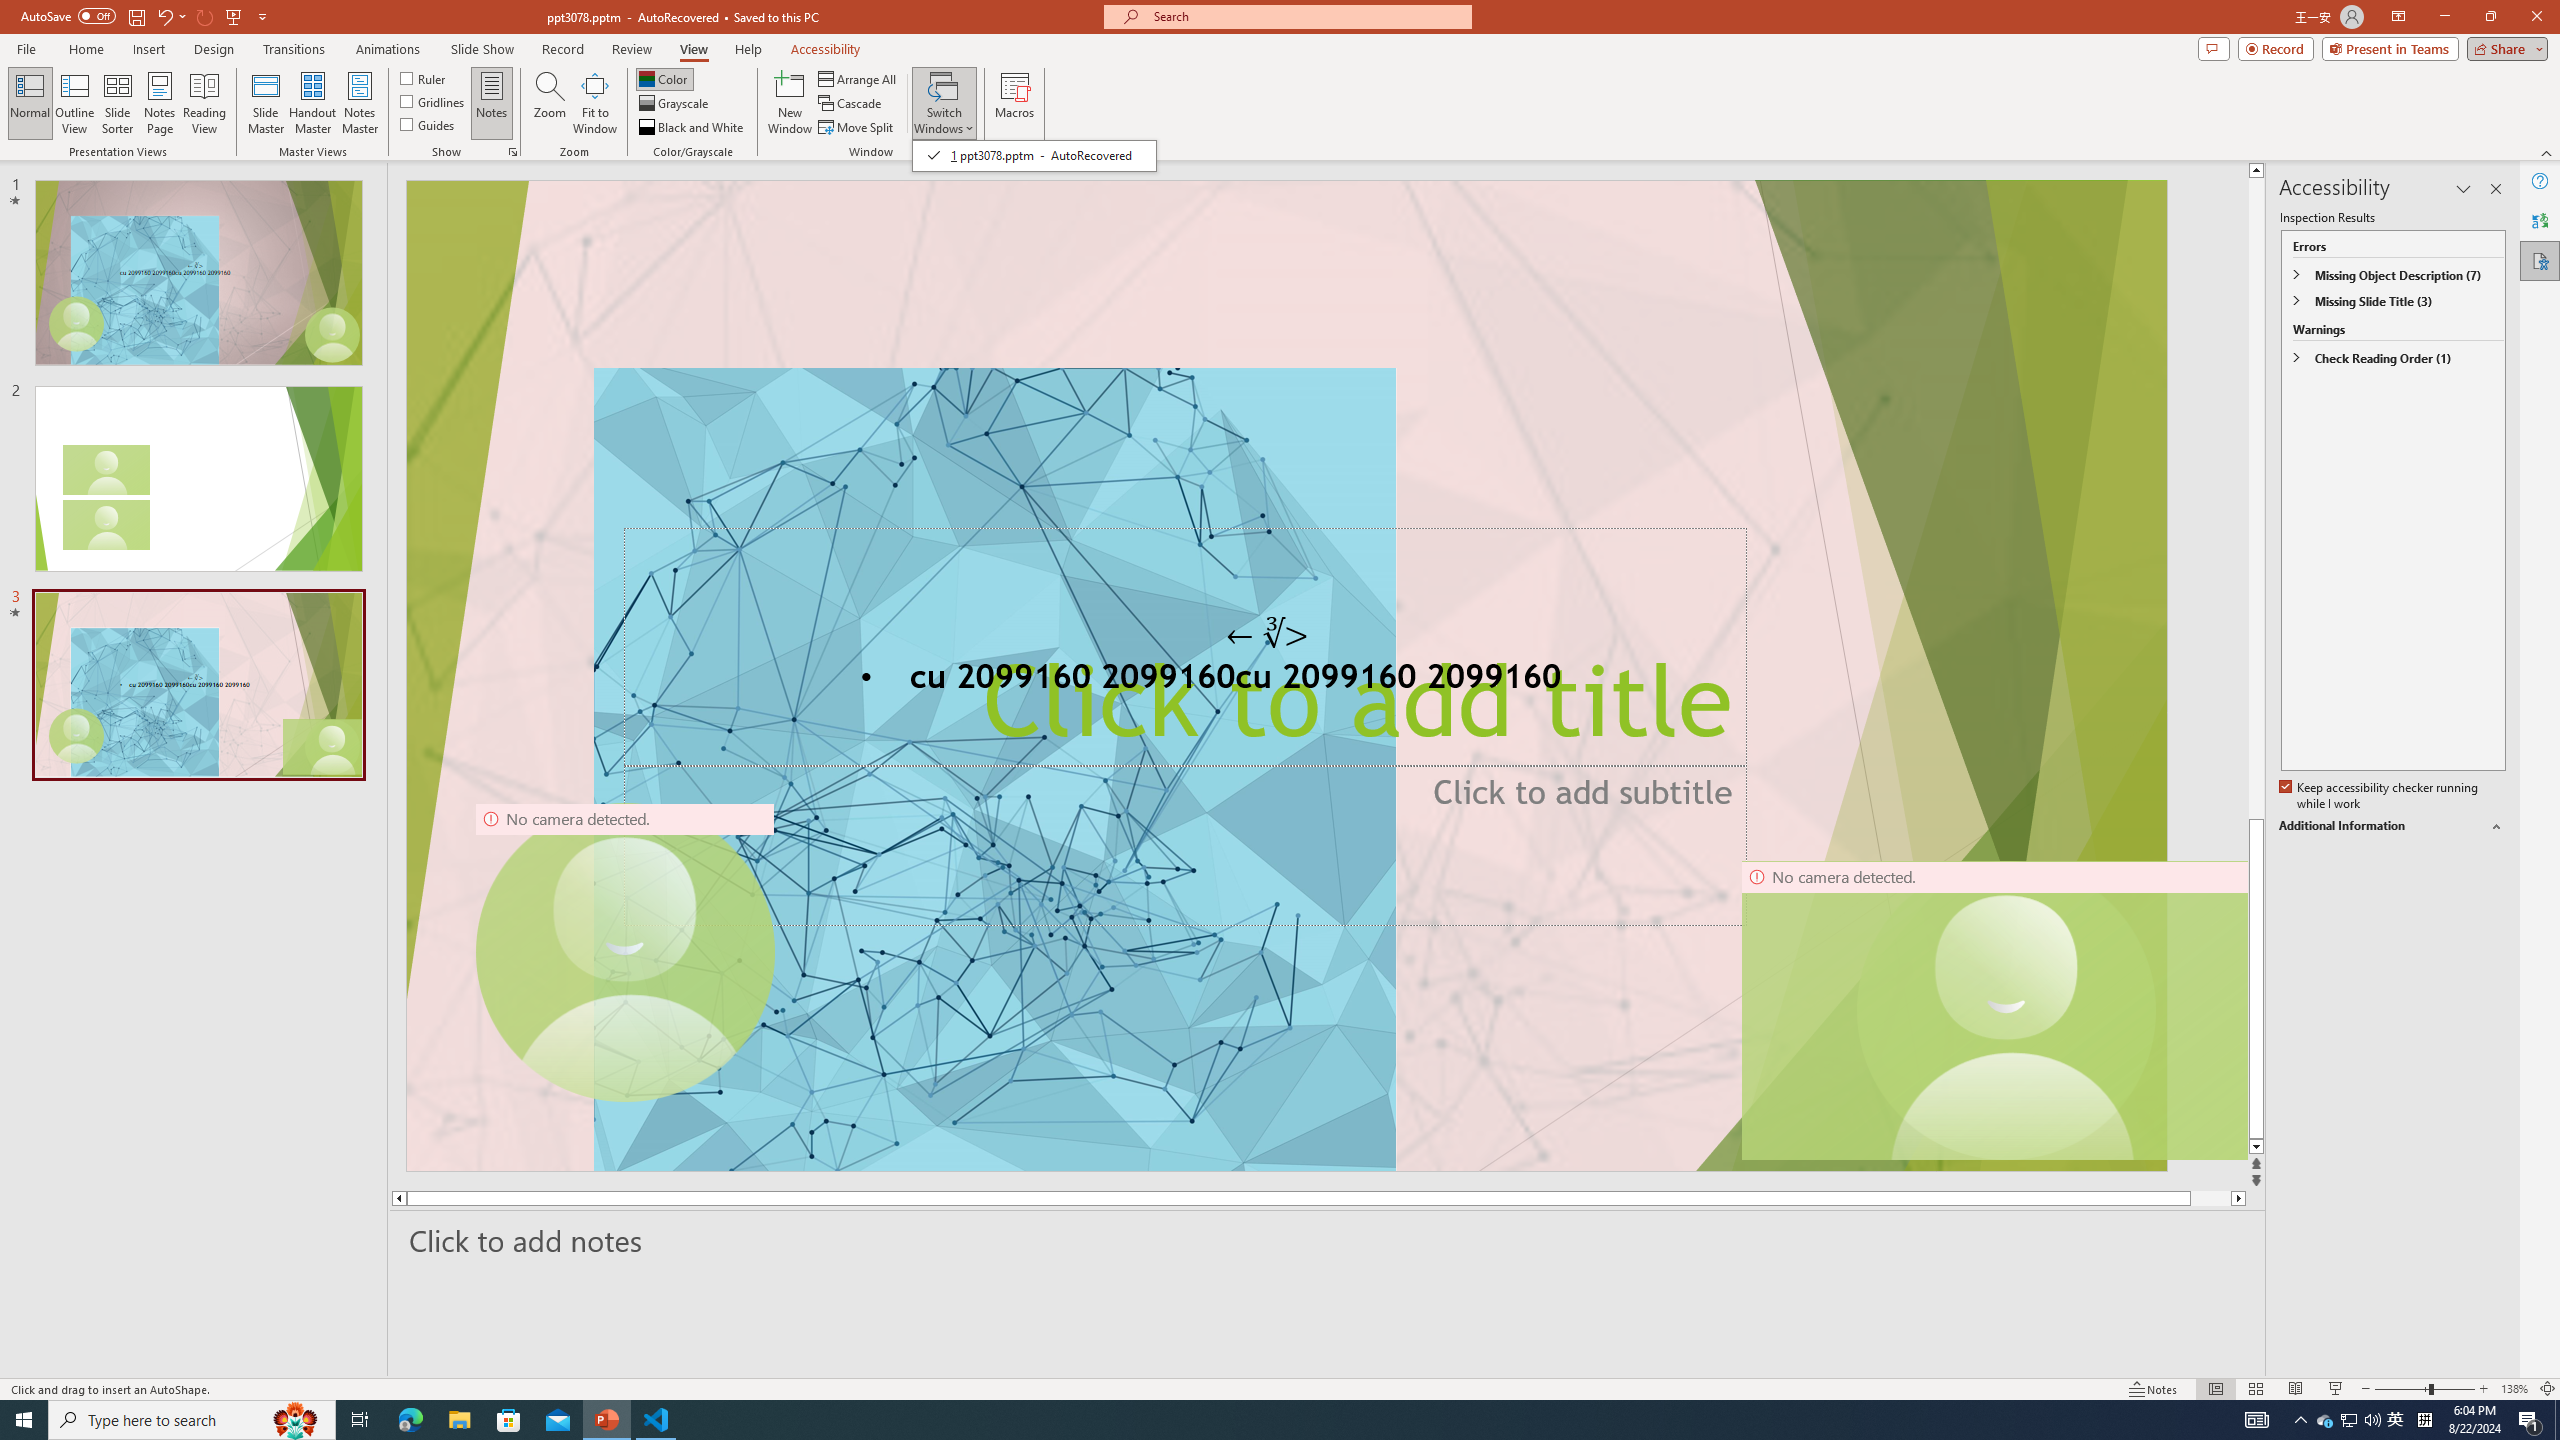  What do you see at coordinates (1015, 103) in the screenshot?
I see `'Macros'` at bounding box center [1015, 103].